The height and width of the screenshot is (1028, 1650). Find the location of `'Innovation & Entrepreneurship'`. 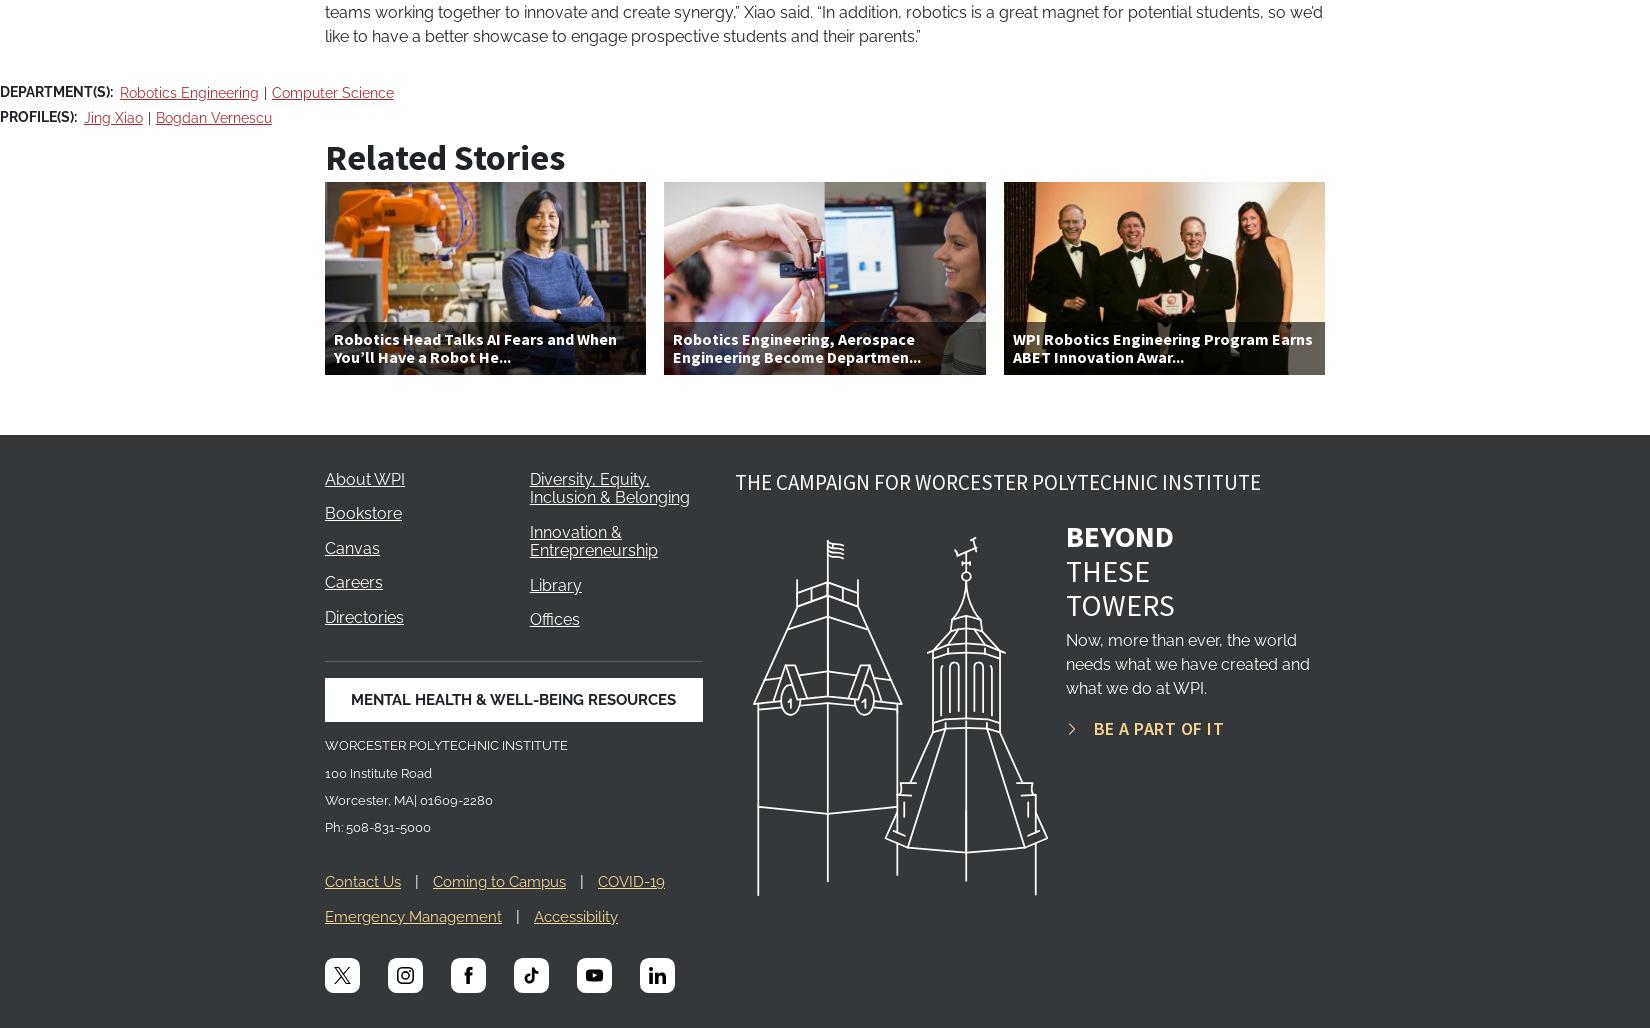

'Innovation & Entrepreneurship' is located at coordinates (592, 541).